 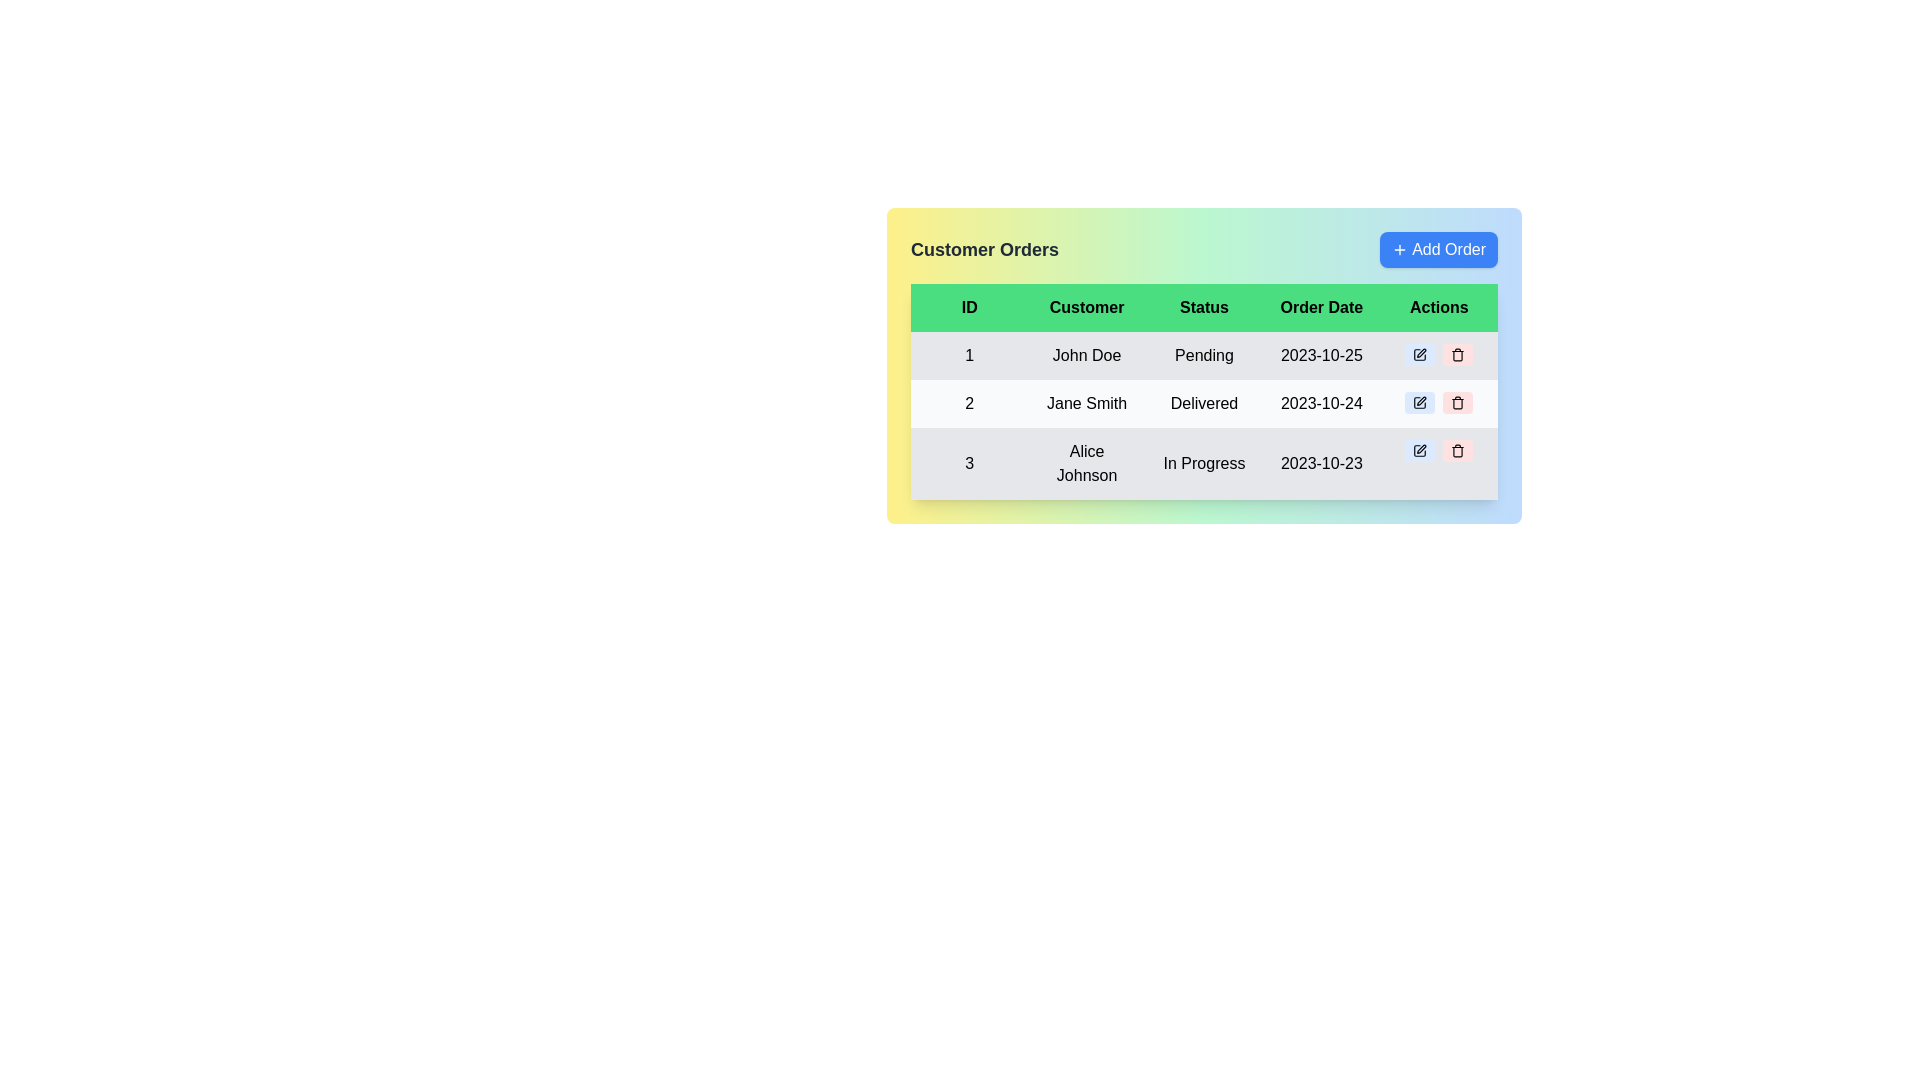 What do you see at coordinates (1203, 463) in the screenshot?
I see `the last table row under the 'Customer Orders' header` at bounding box center [1203, 463].